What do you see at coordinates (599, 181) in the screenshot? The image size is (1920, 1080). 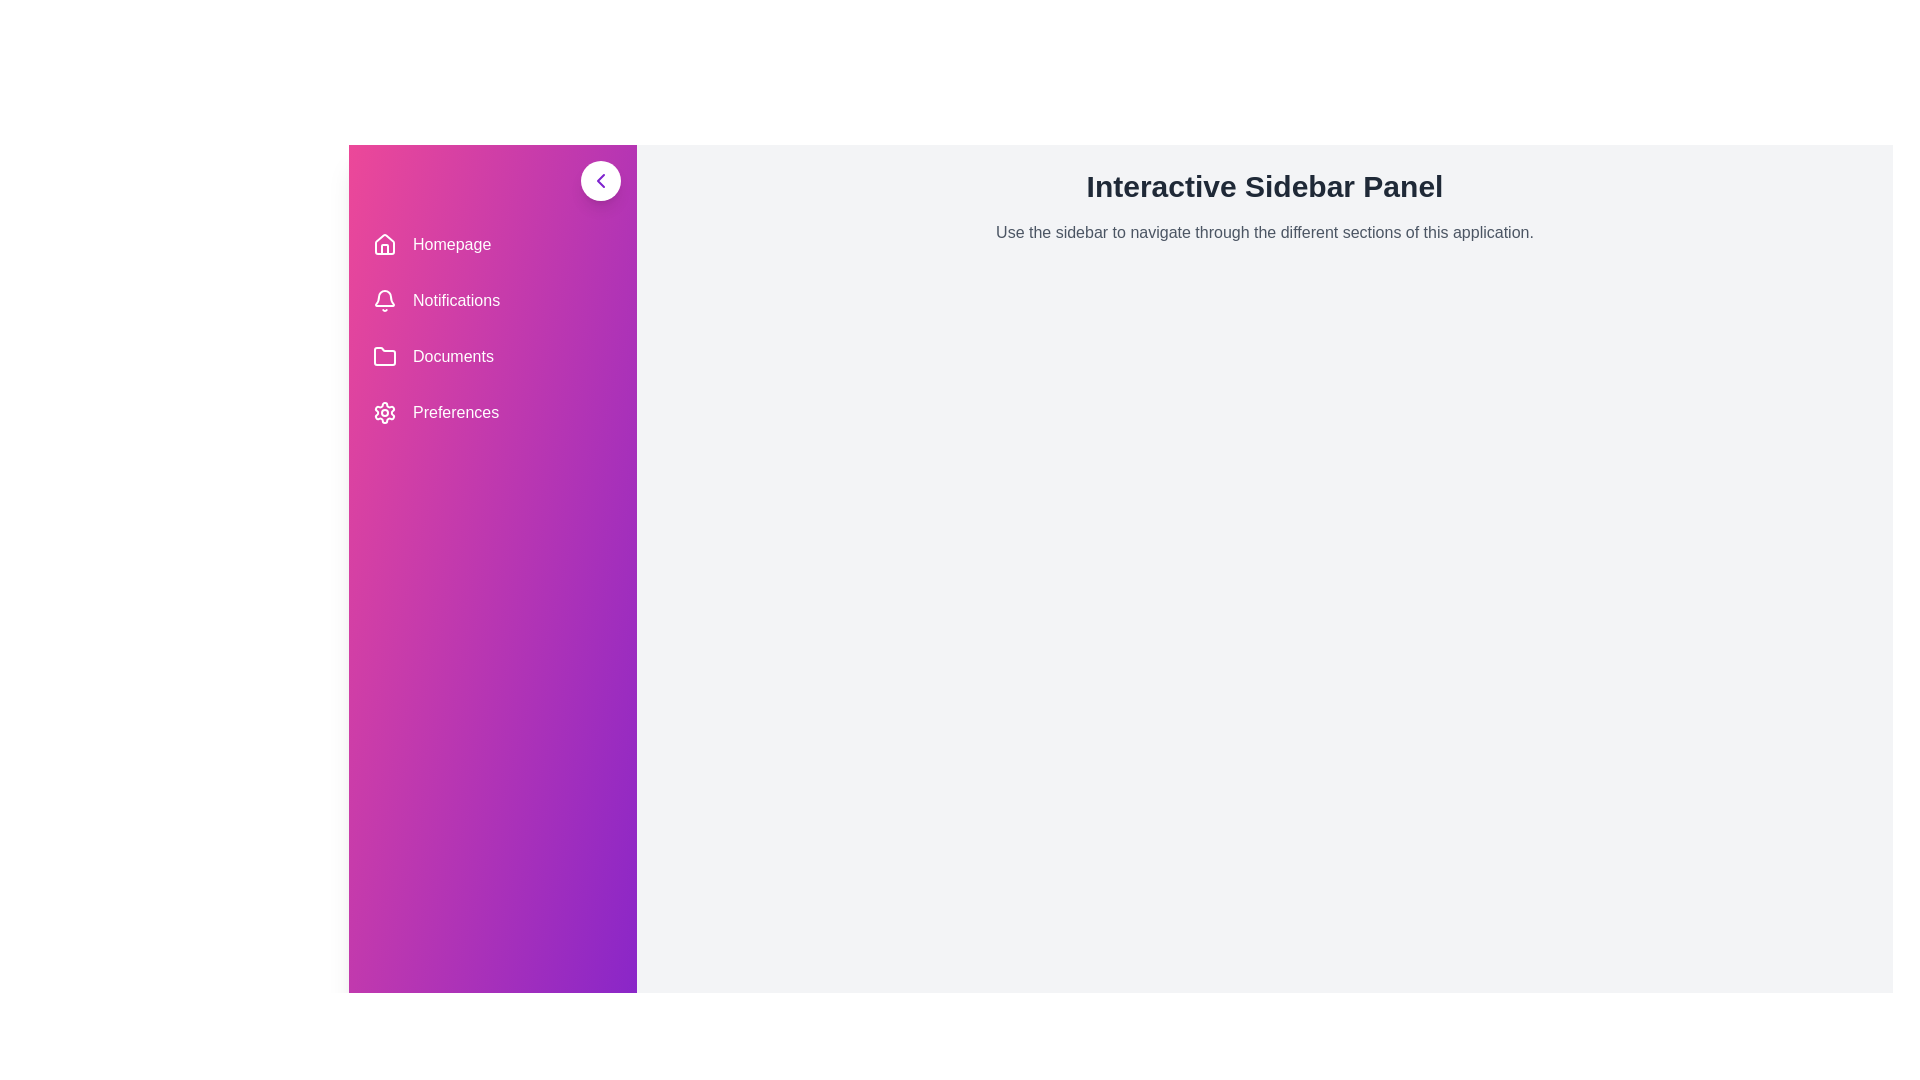 I see `the toggle button to change the visibility of the sidebar` at bounding box center [599, 181].